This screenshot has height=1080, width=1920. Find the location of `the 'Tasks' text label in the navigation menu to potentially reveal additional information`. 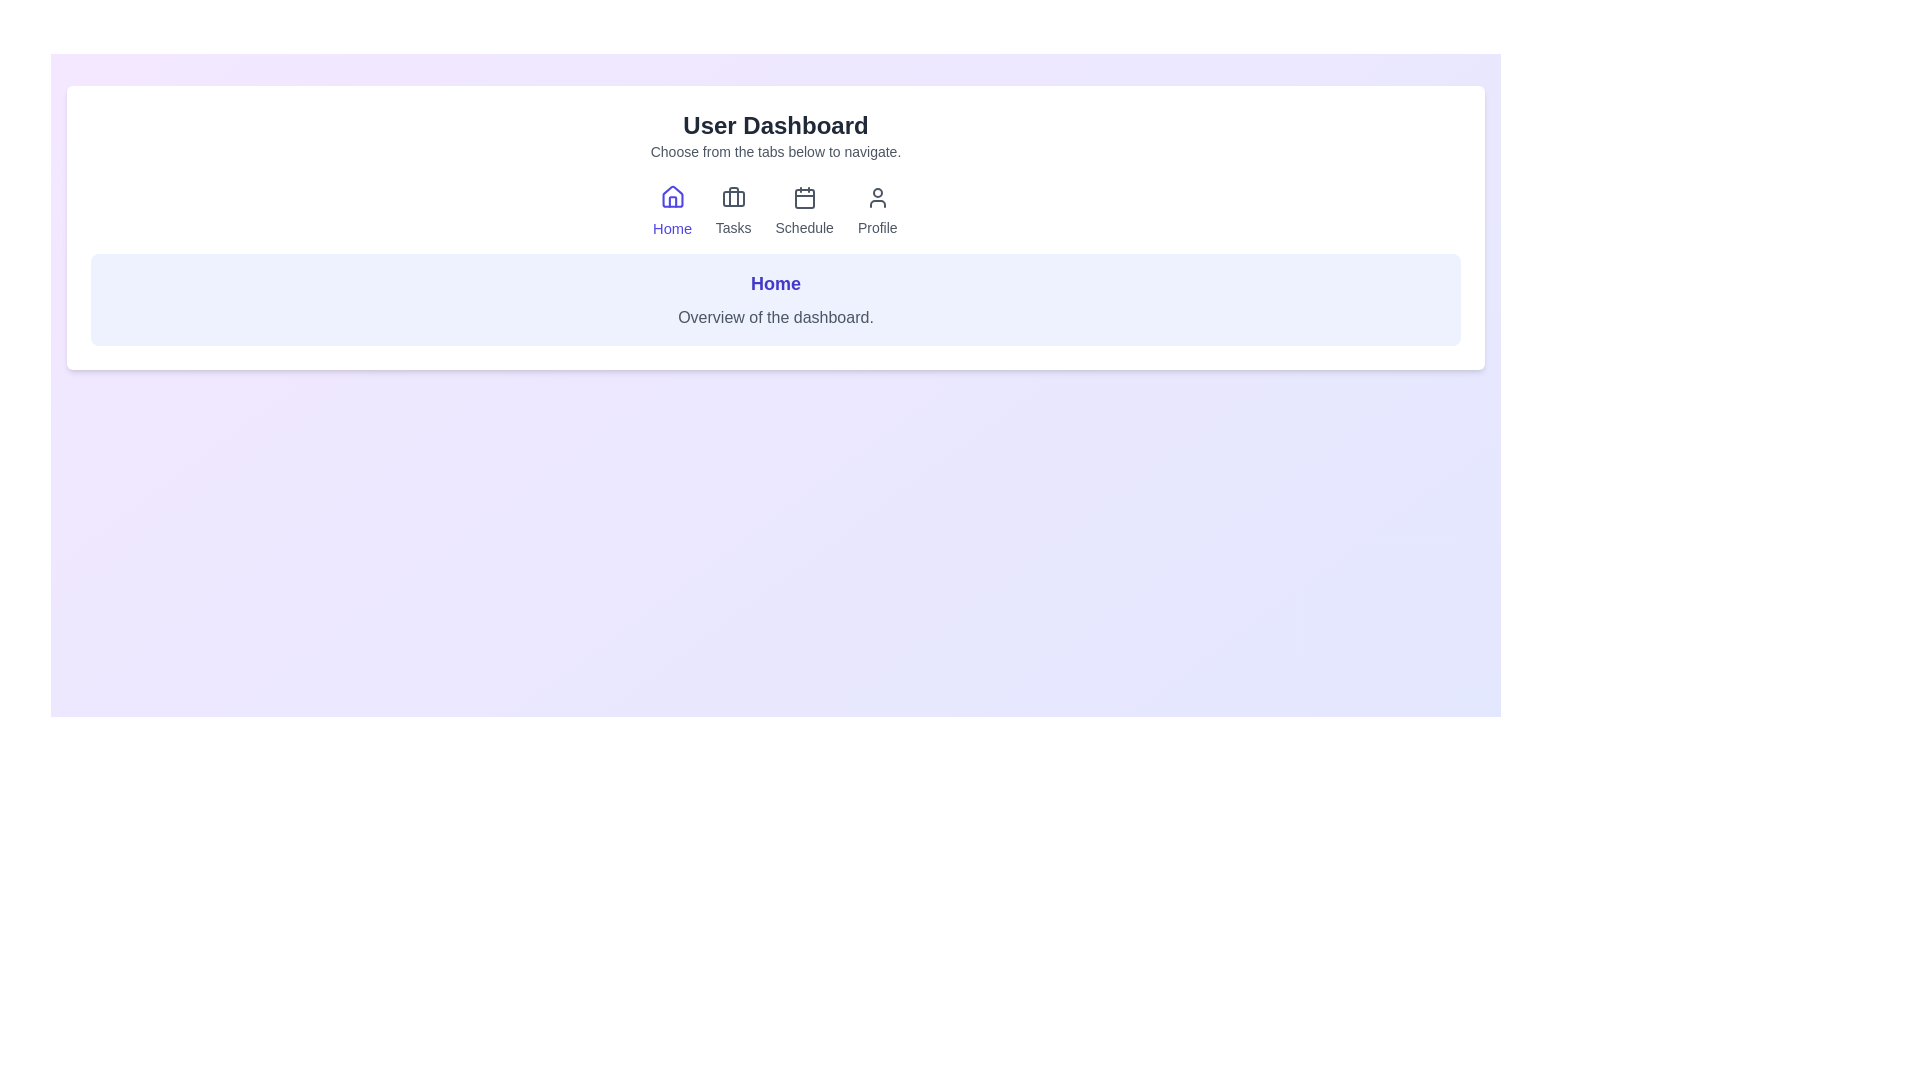

the 'Tasks' text label in the navigation menu to potentially reveal additional information is located at coordinates (732, 226).